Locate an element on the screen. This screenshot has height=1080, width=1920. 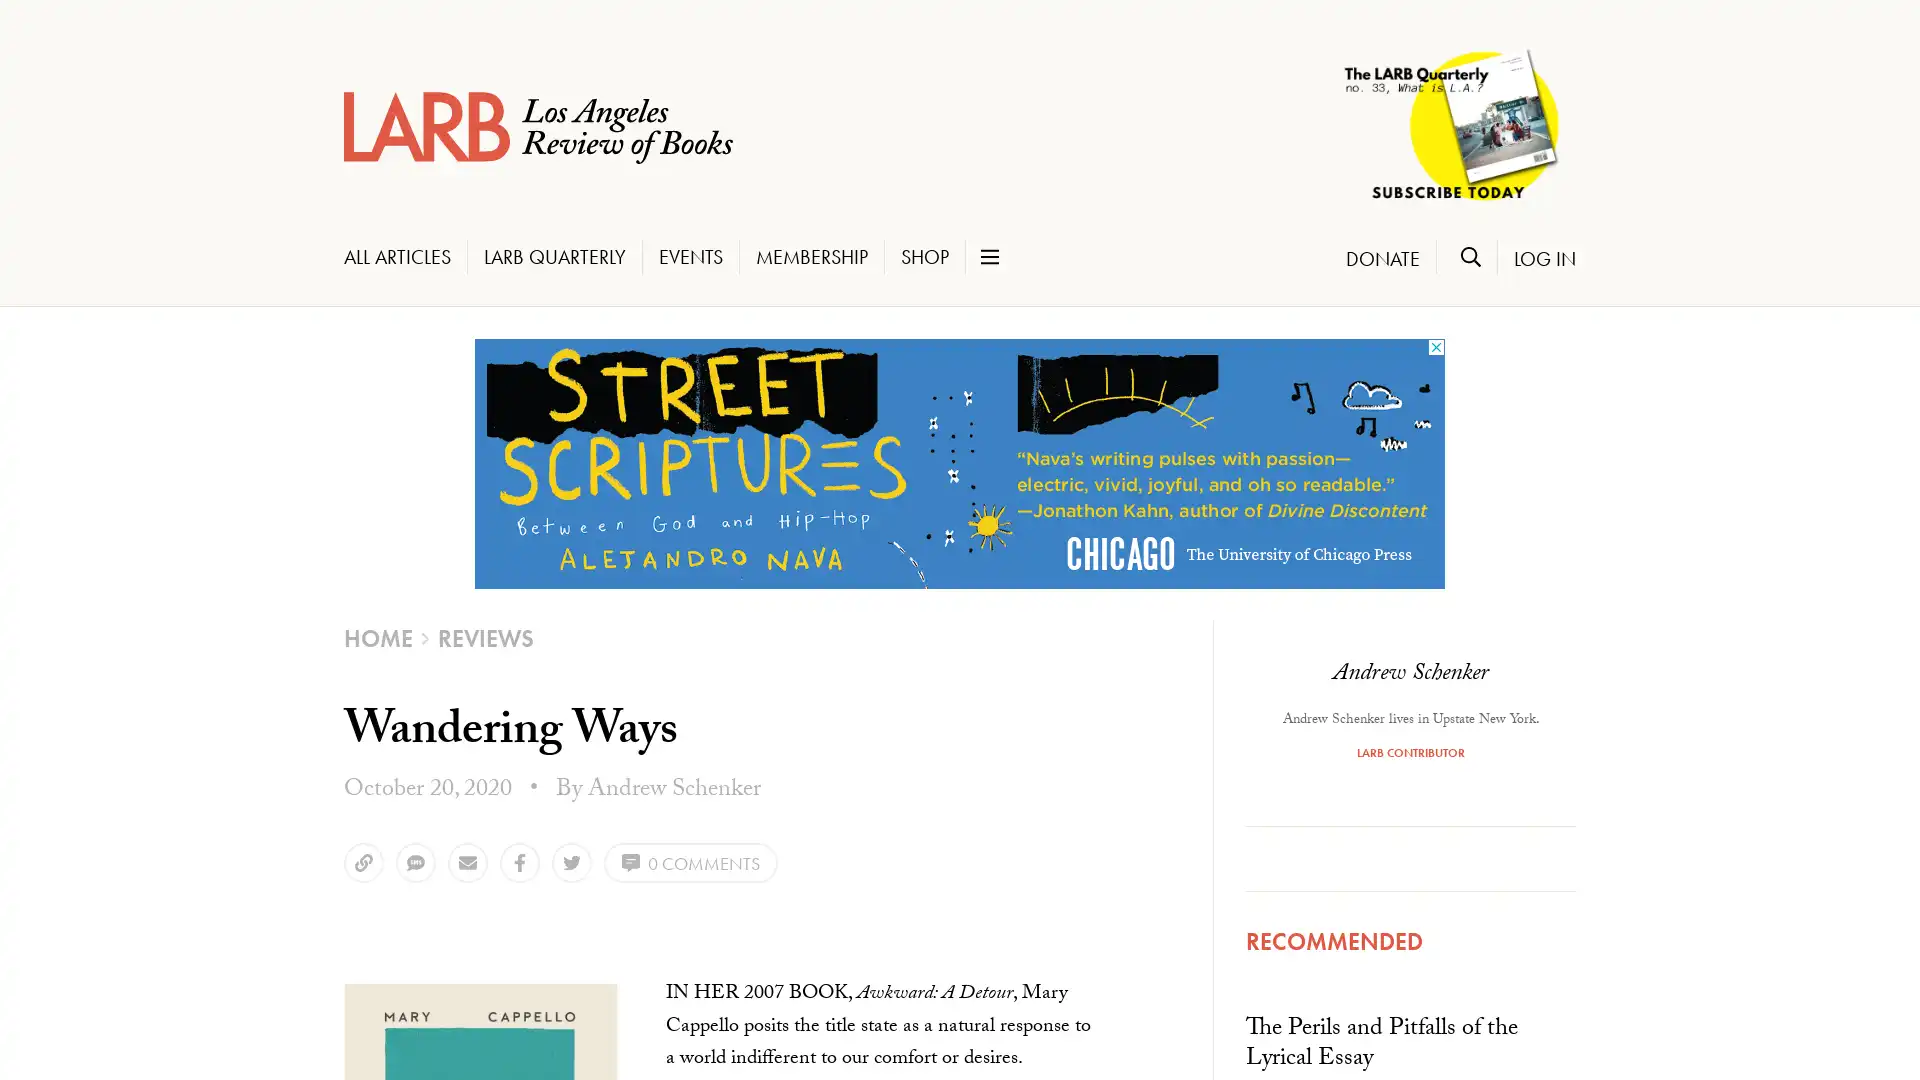
Close is located at coordinates (309, 547).